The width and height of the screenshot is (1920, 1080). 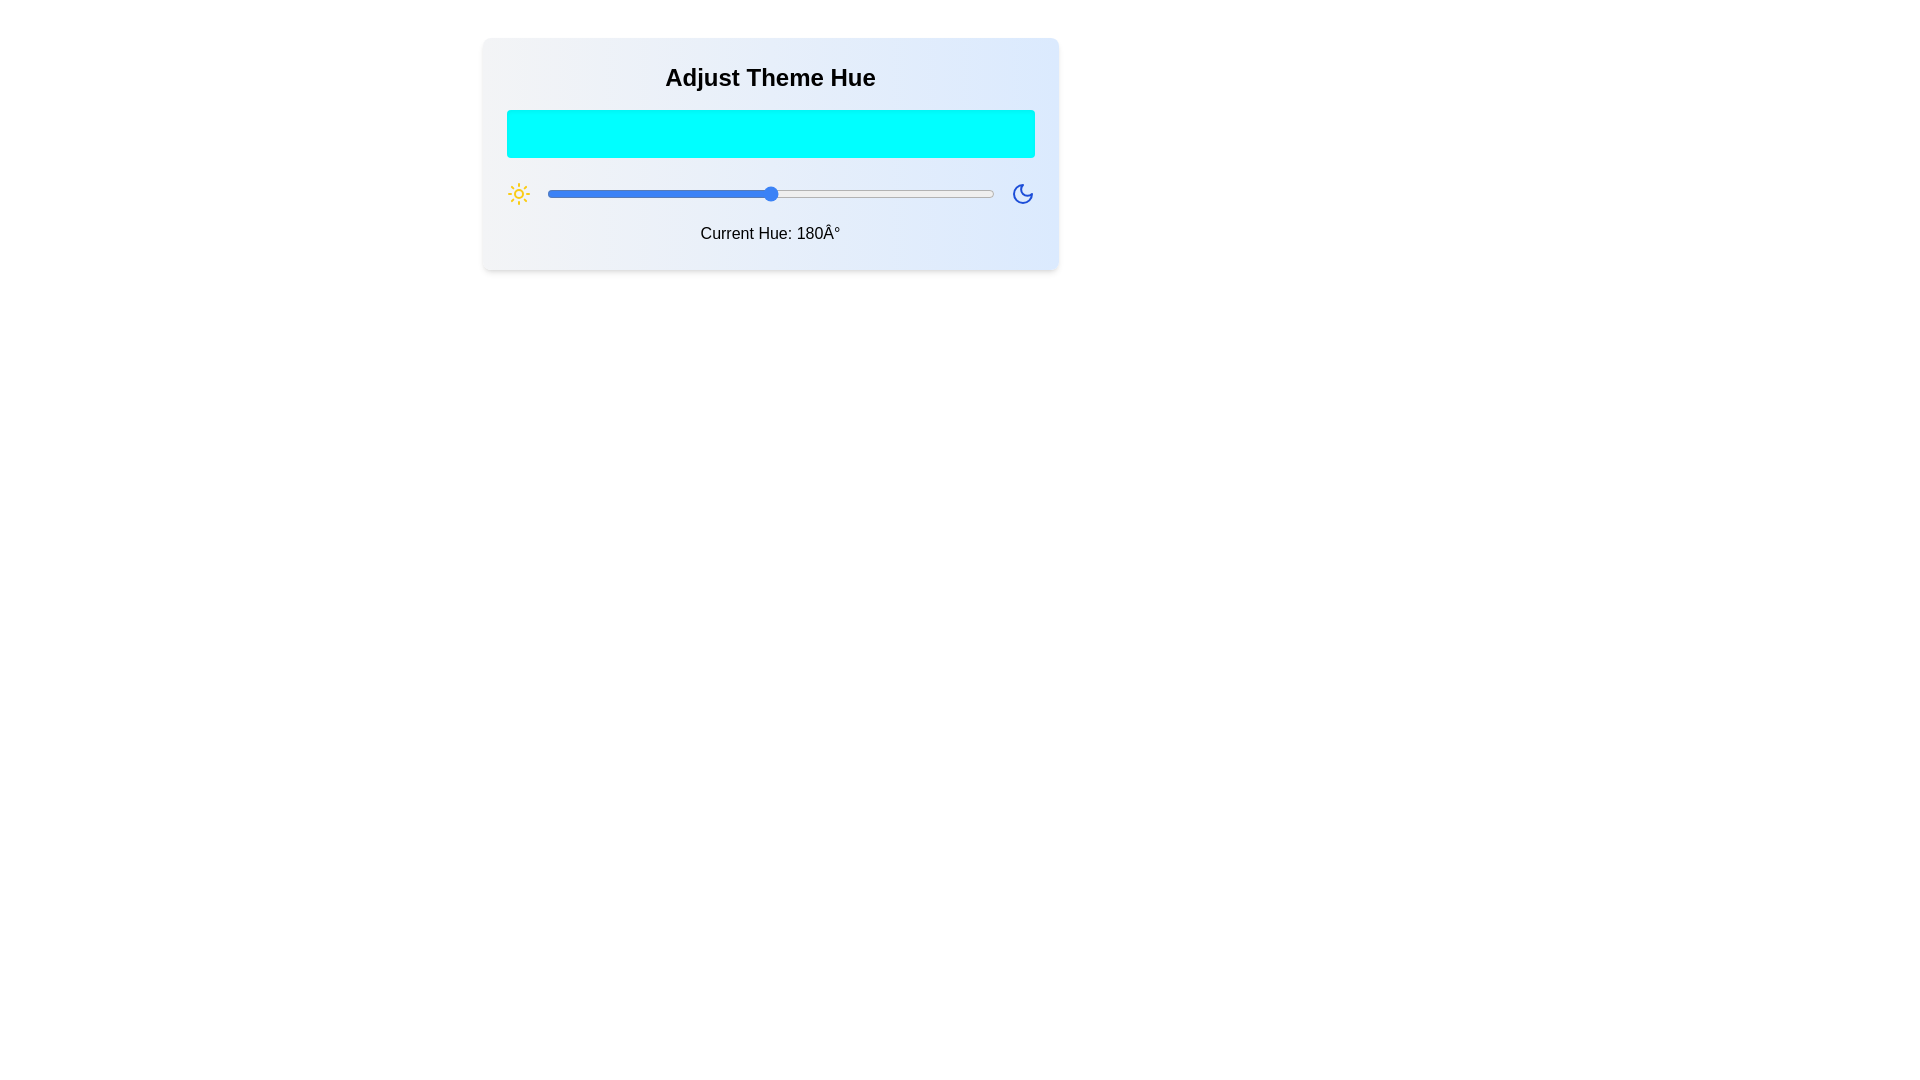 I want to click on the hue slider to set the hue to 23 degrees, so click(x=574, y=193).